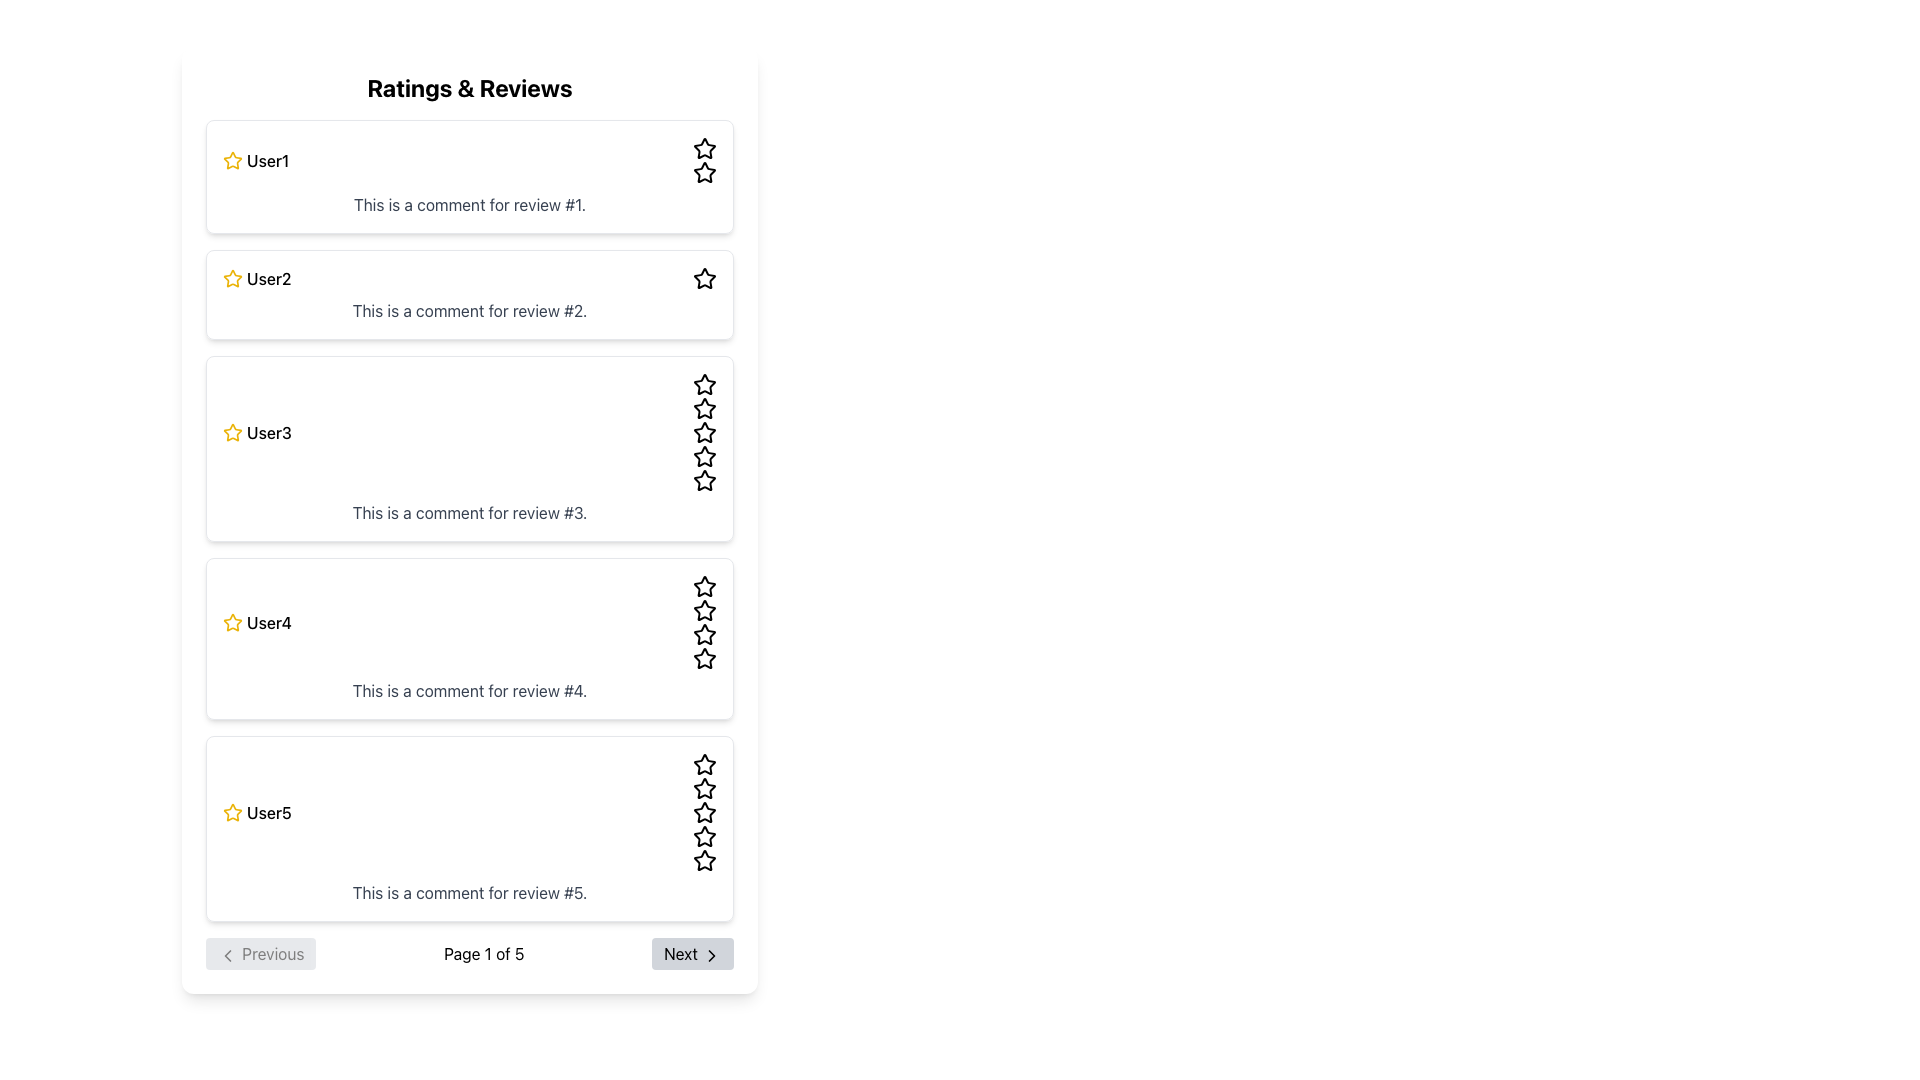 The height and width of the screenshot is (1080, 1920). What do you see at coordinates (705, 278) in the screenshot?
I see `the second star icon in the 'User2' ratings section` at bounding box center [705, 278].